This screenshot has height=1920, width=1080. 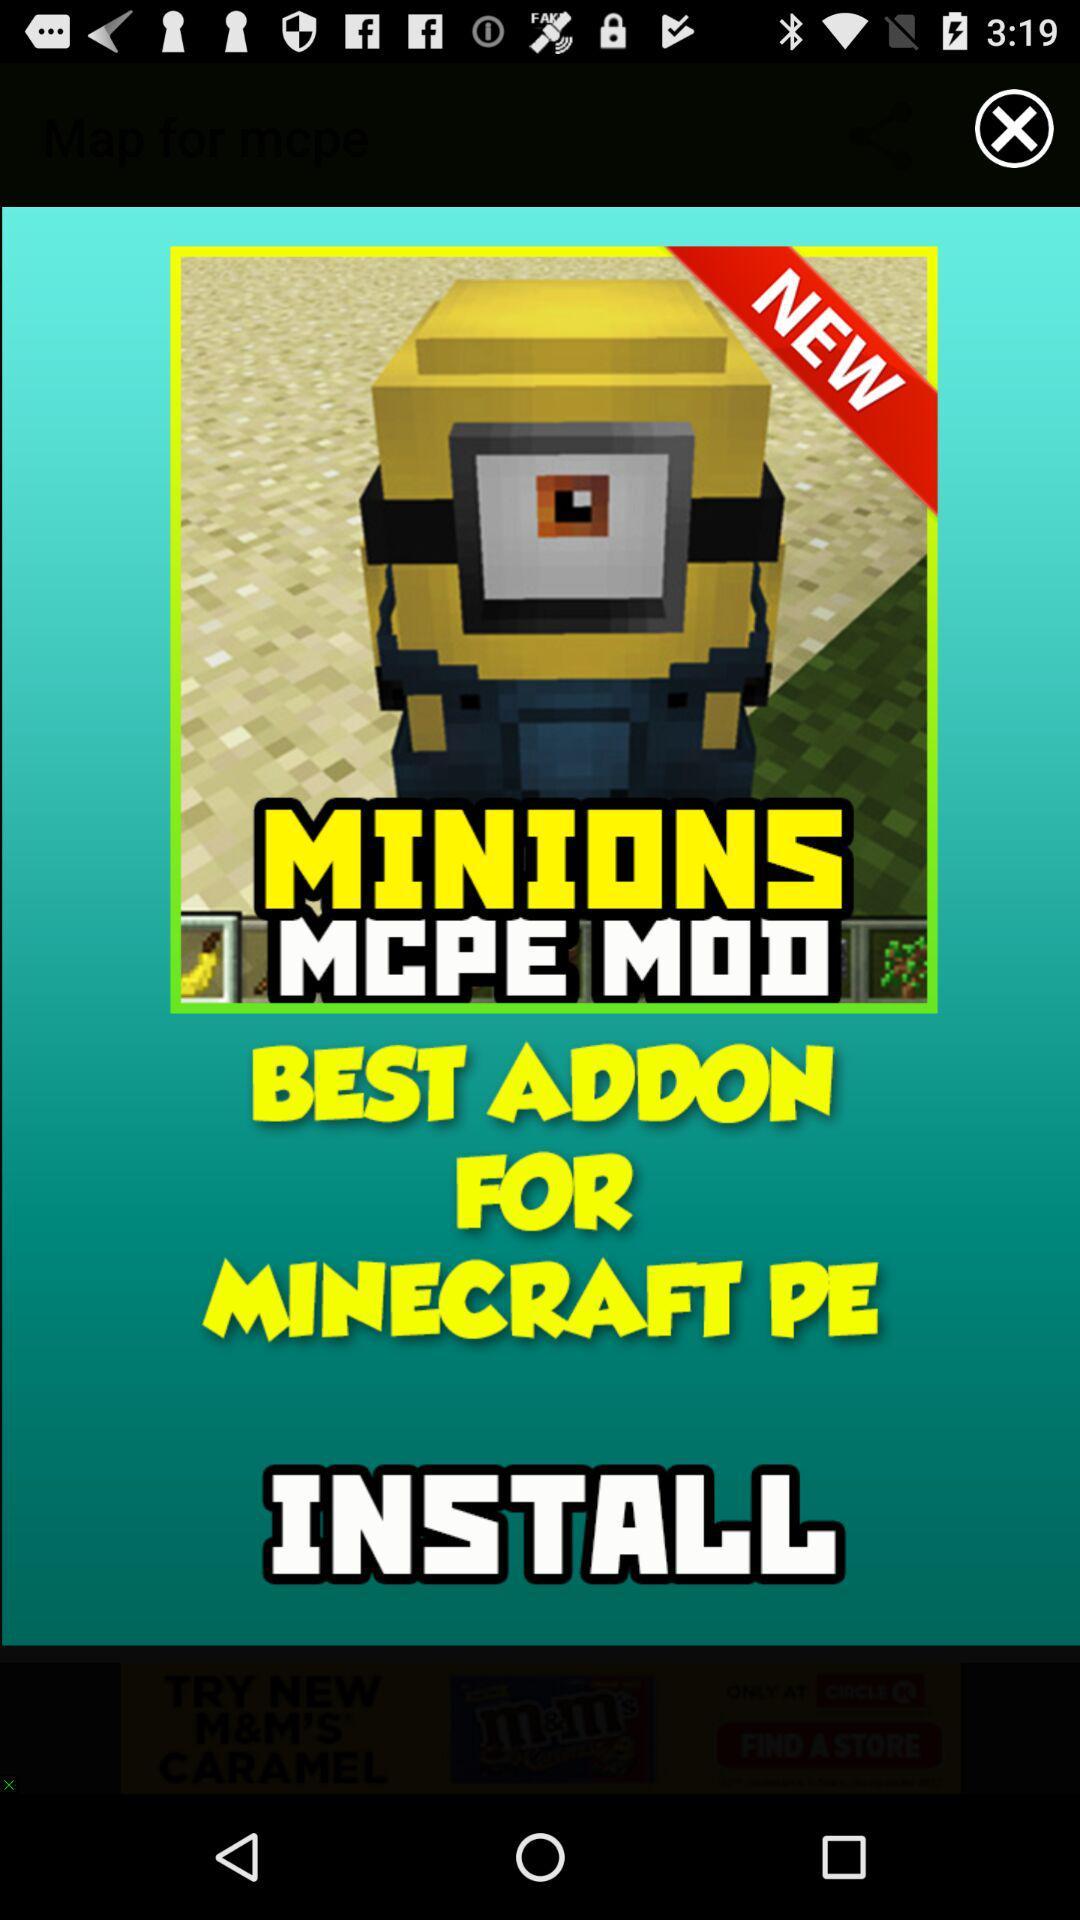 I want to click on the icon at the bottom left corner, so click(x=18, y=1775).